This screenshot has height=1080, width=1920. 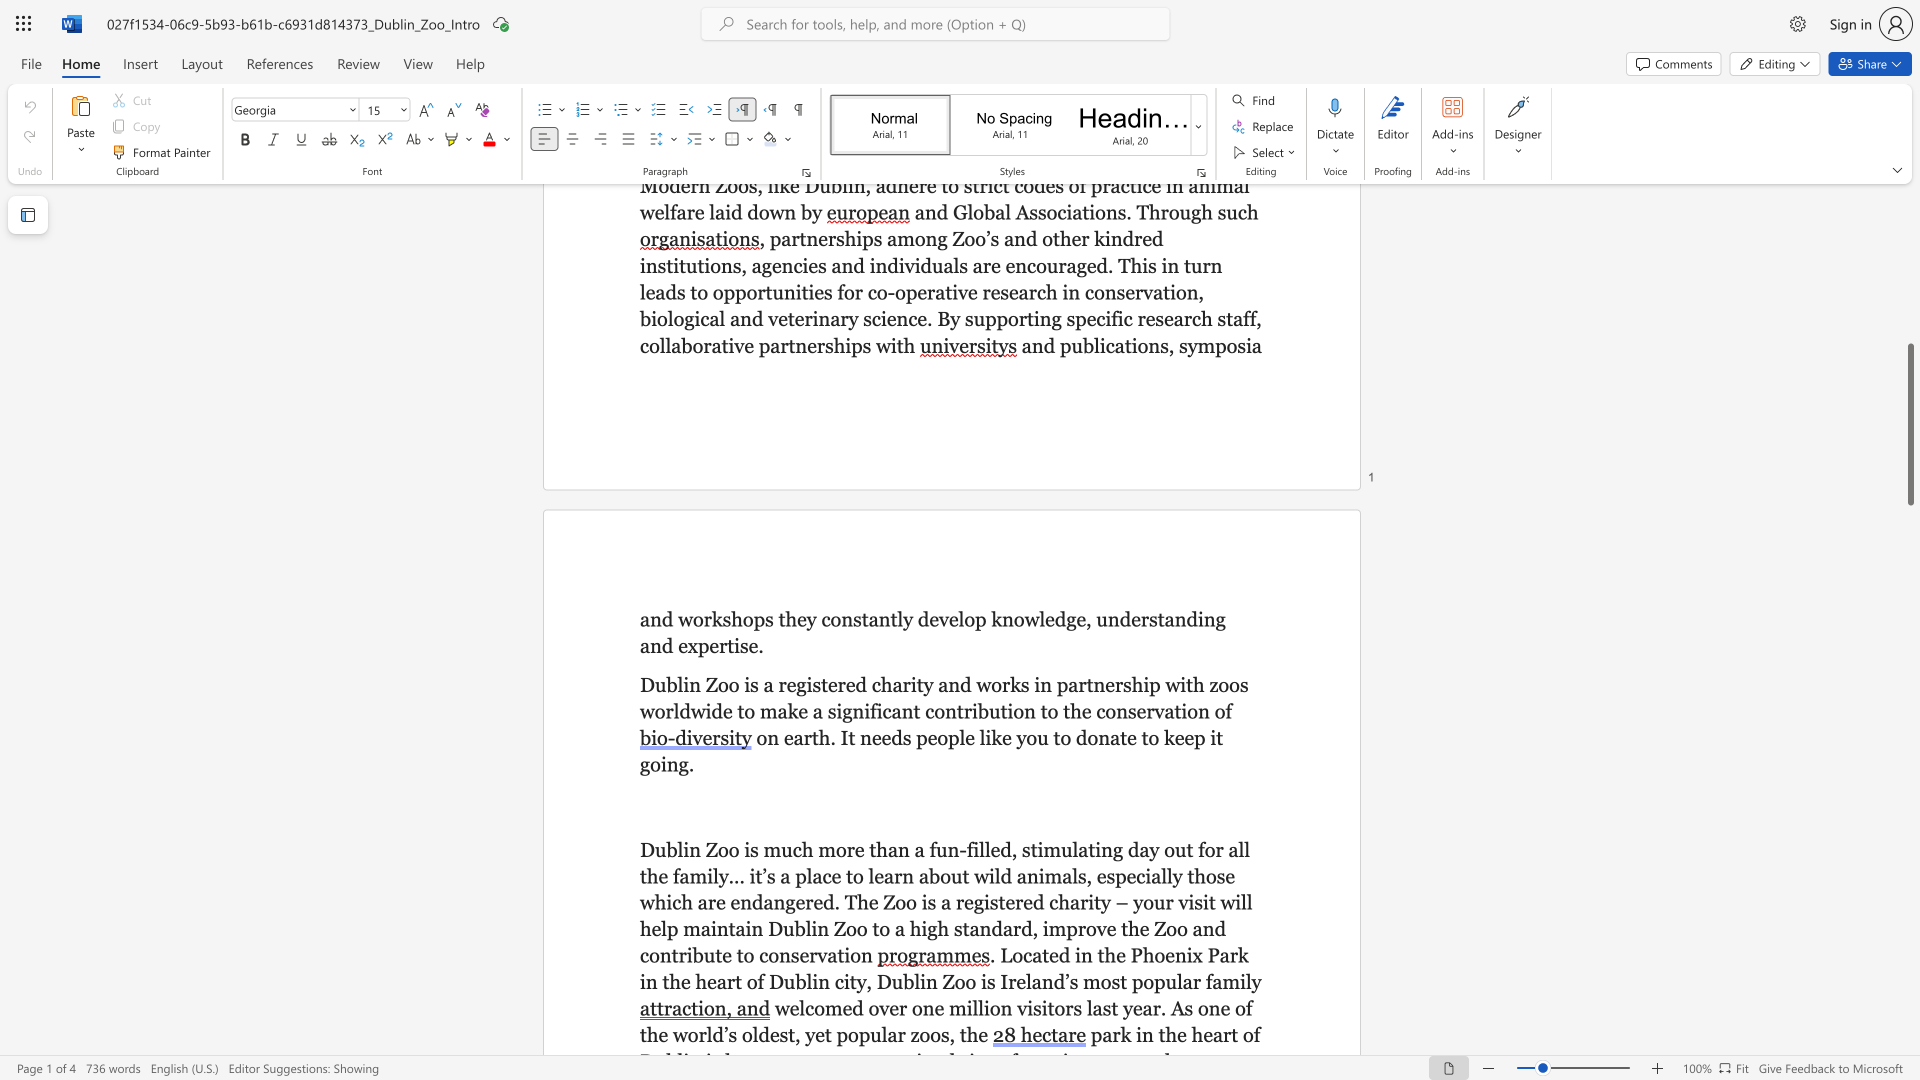 I want to click on the subset text "dest," within the text "welcomed over one million visitors last year. As one of the world’s oldest,", so click(x=757, y=1034).